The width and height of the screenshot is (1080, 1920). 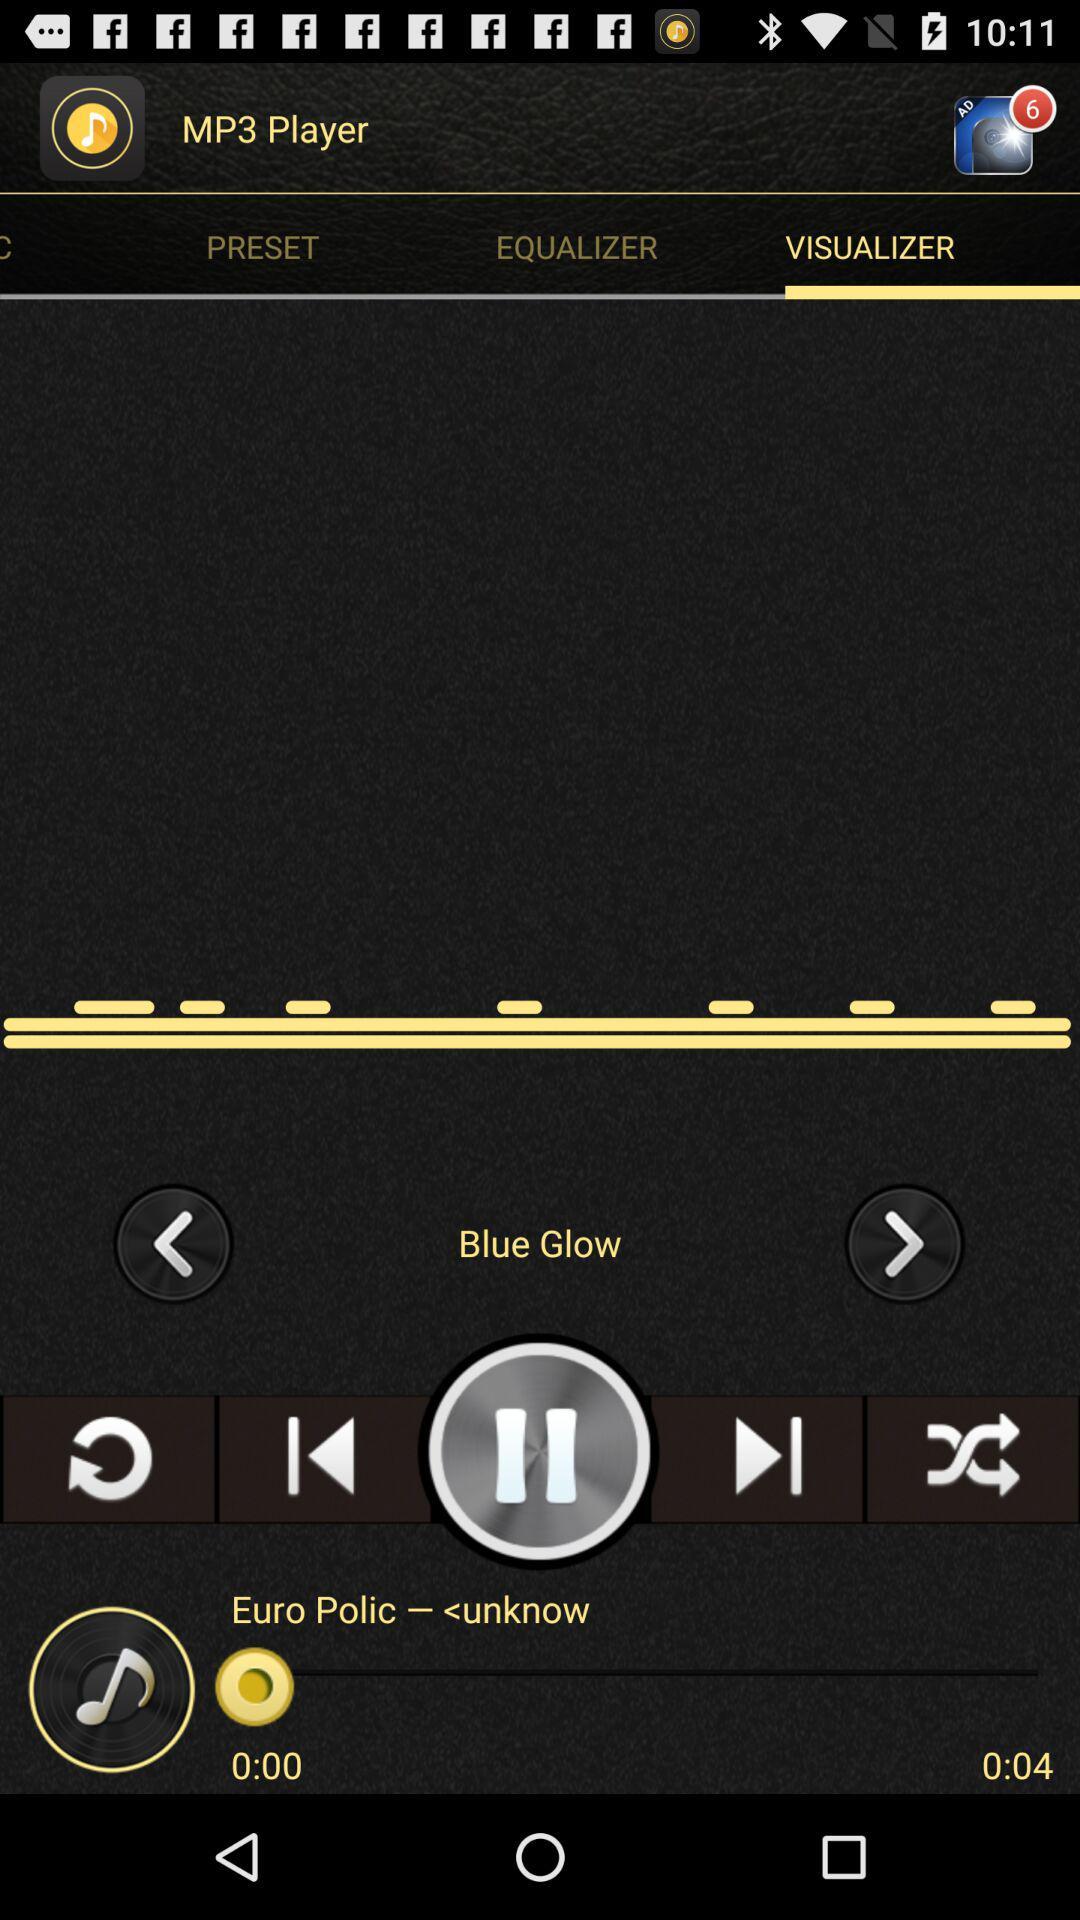 What do you see at coordinates (355, 245) in the screenshot?
I see `preset item` at bounding box center [355, 245].